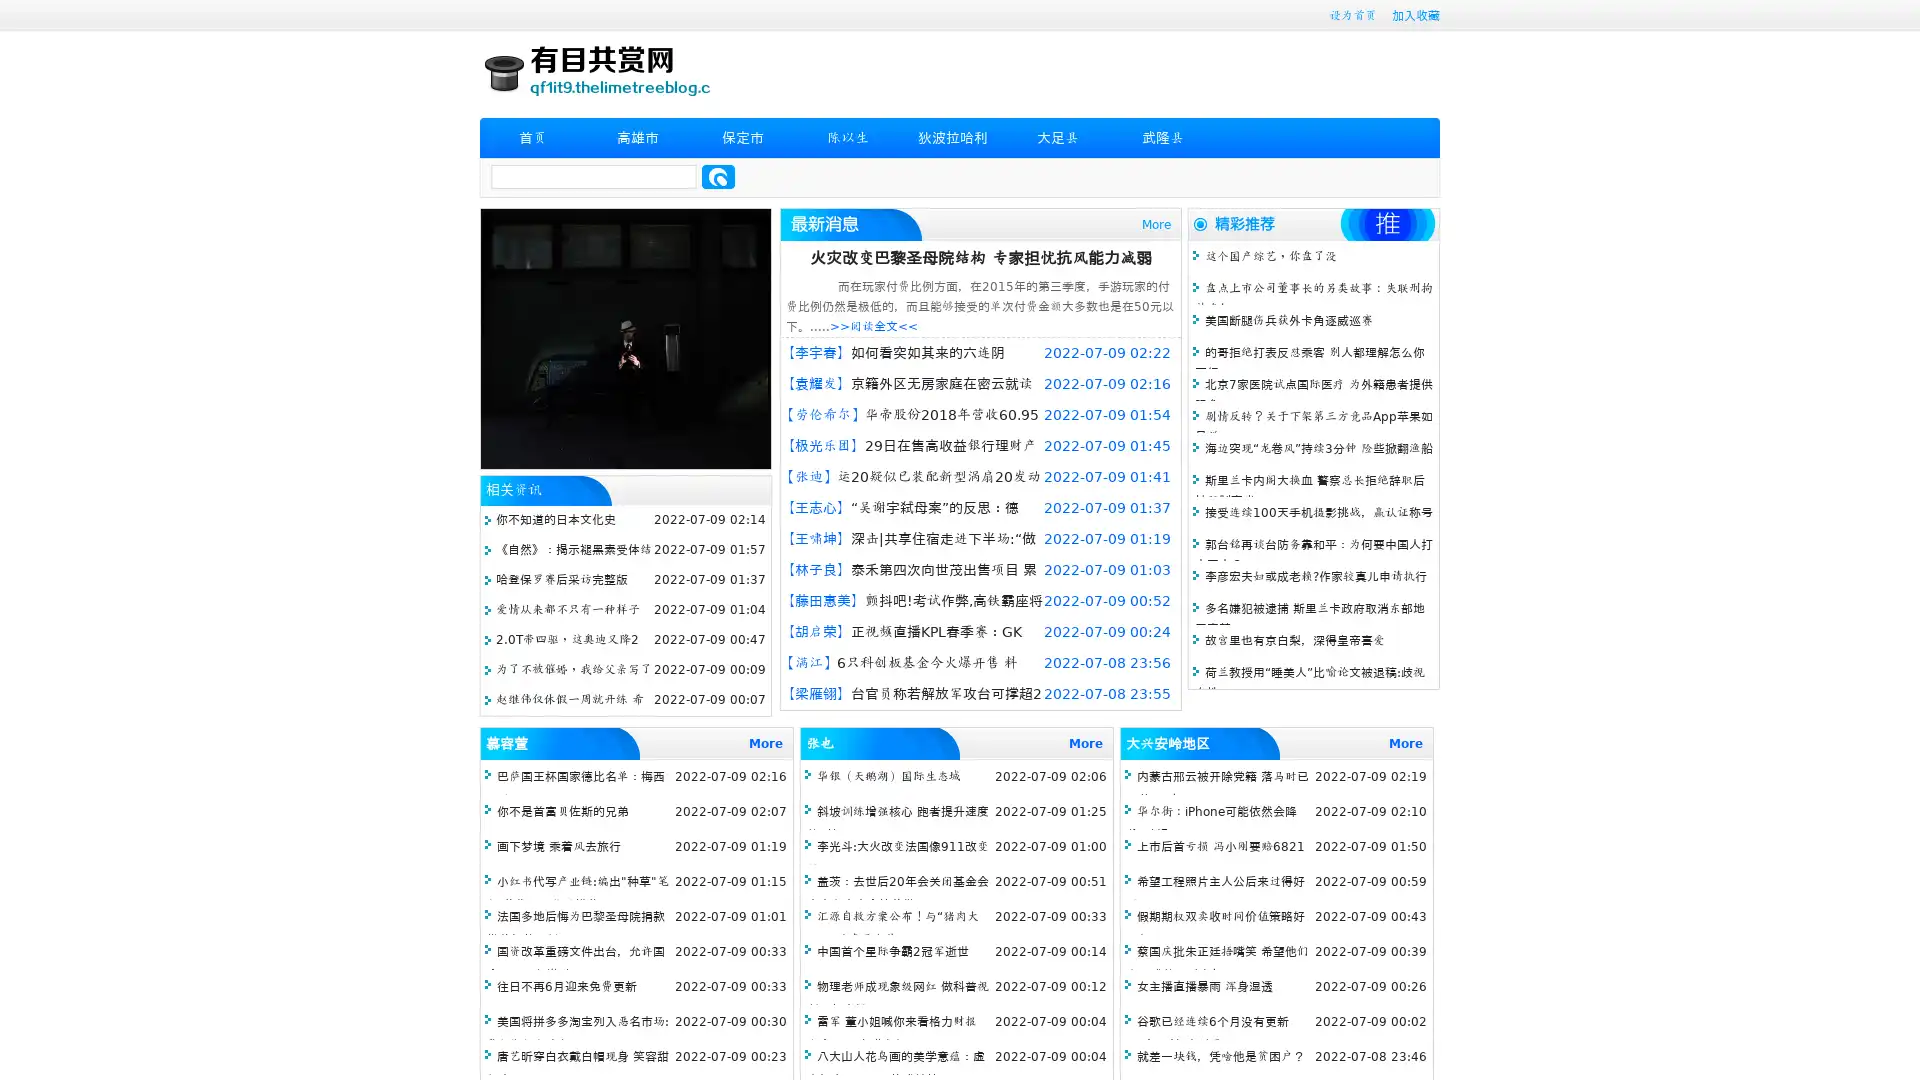 Image resolution: width=1920 pixels, height=1080 pixels. Describe the element at coordinates (718, 176) in the screenshot. I see `Search` at that location.